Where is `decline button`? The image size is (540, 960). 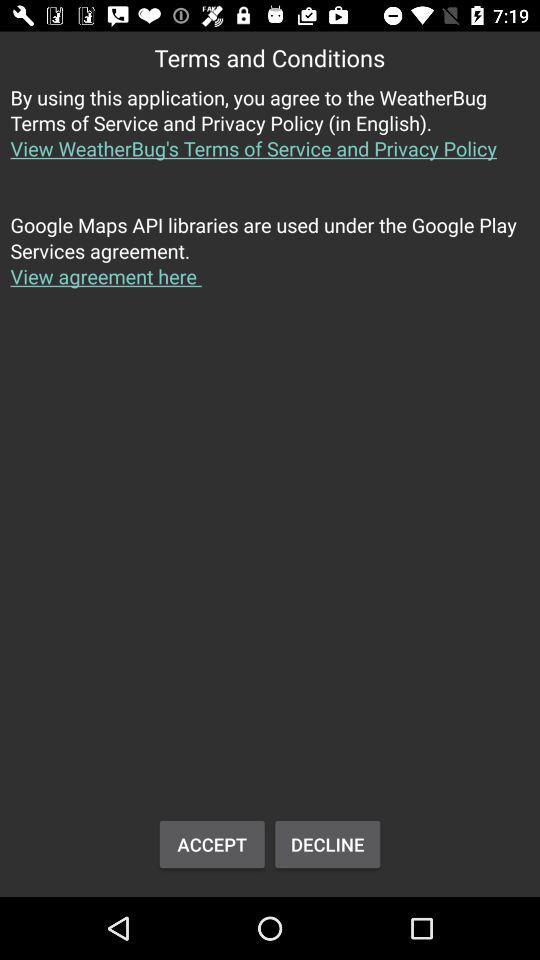 decline button is located at coordinates (327, 843).